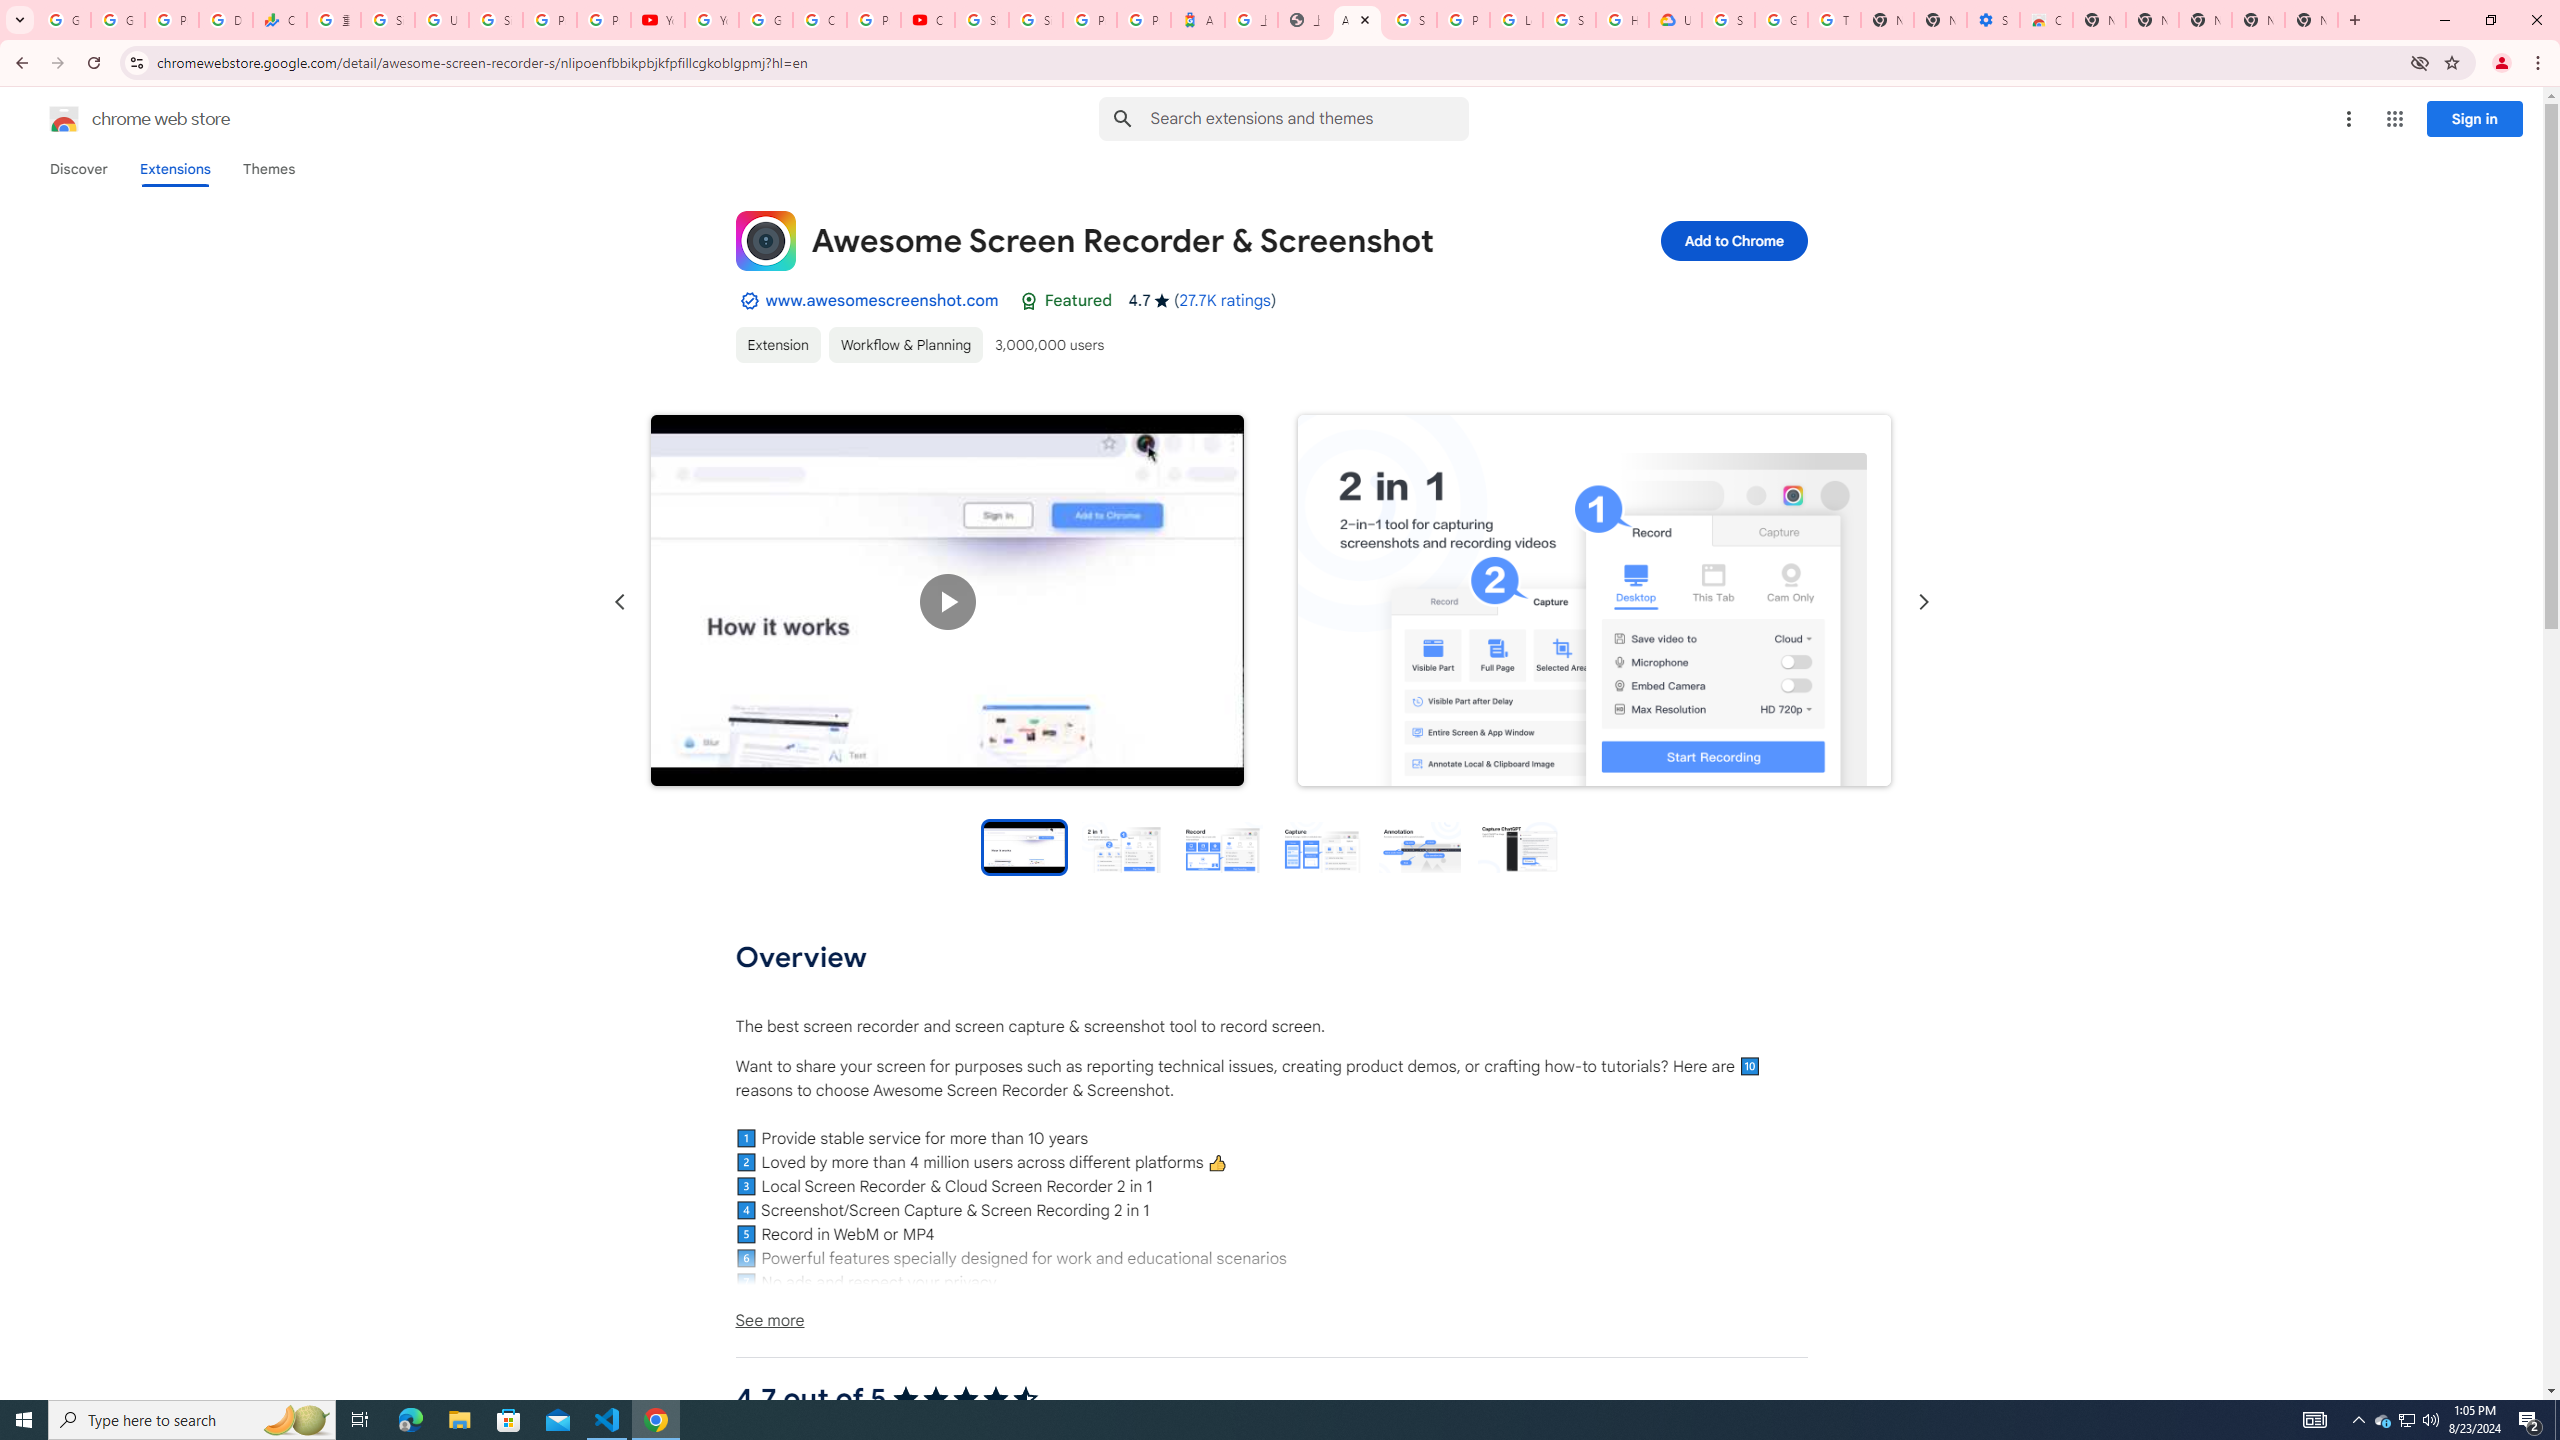  I want to click on 'Preview slide 3', so click(1220, 846).